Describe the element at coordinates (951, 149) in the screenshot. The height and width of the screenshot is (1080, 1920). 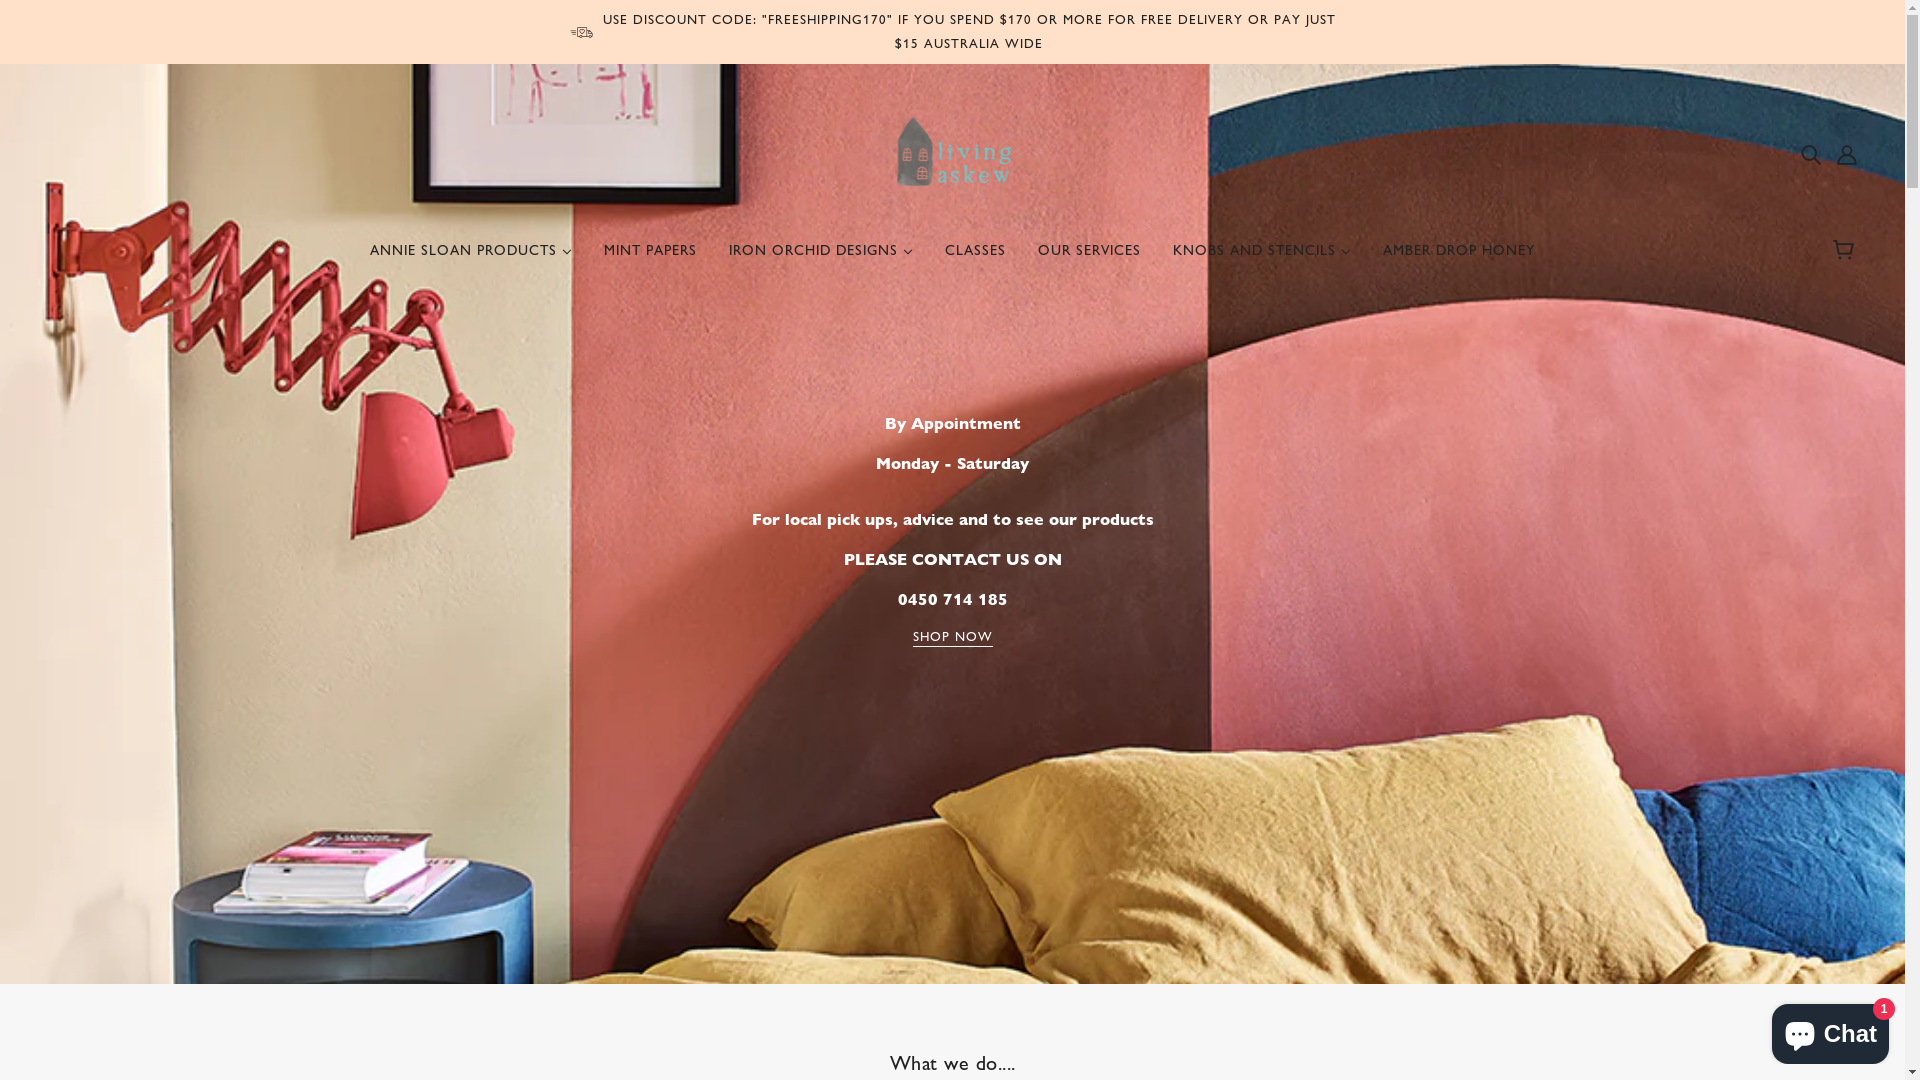
I see `'Living Askew'` at that location.